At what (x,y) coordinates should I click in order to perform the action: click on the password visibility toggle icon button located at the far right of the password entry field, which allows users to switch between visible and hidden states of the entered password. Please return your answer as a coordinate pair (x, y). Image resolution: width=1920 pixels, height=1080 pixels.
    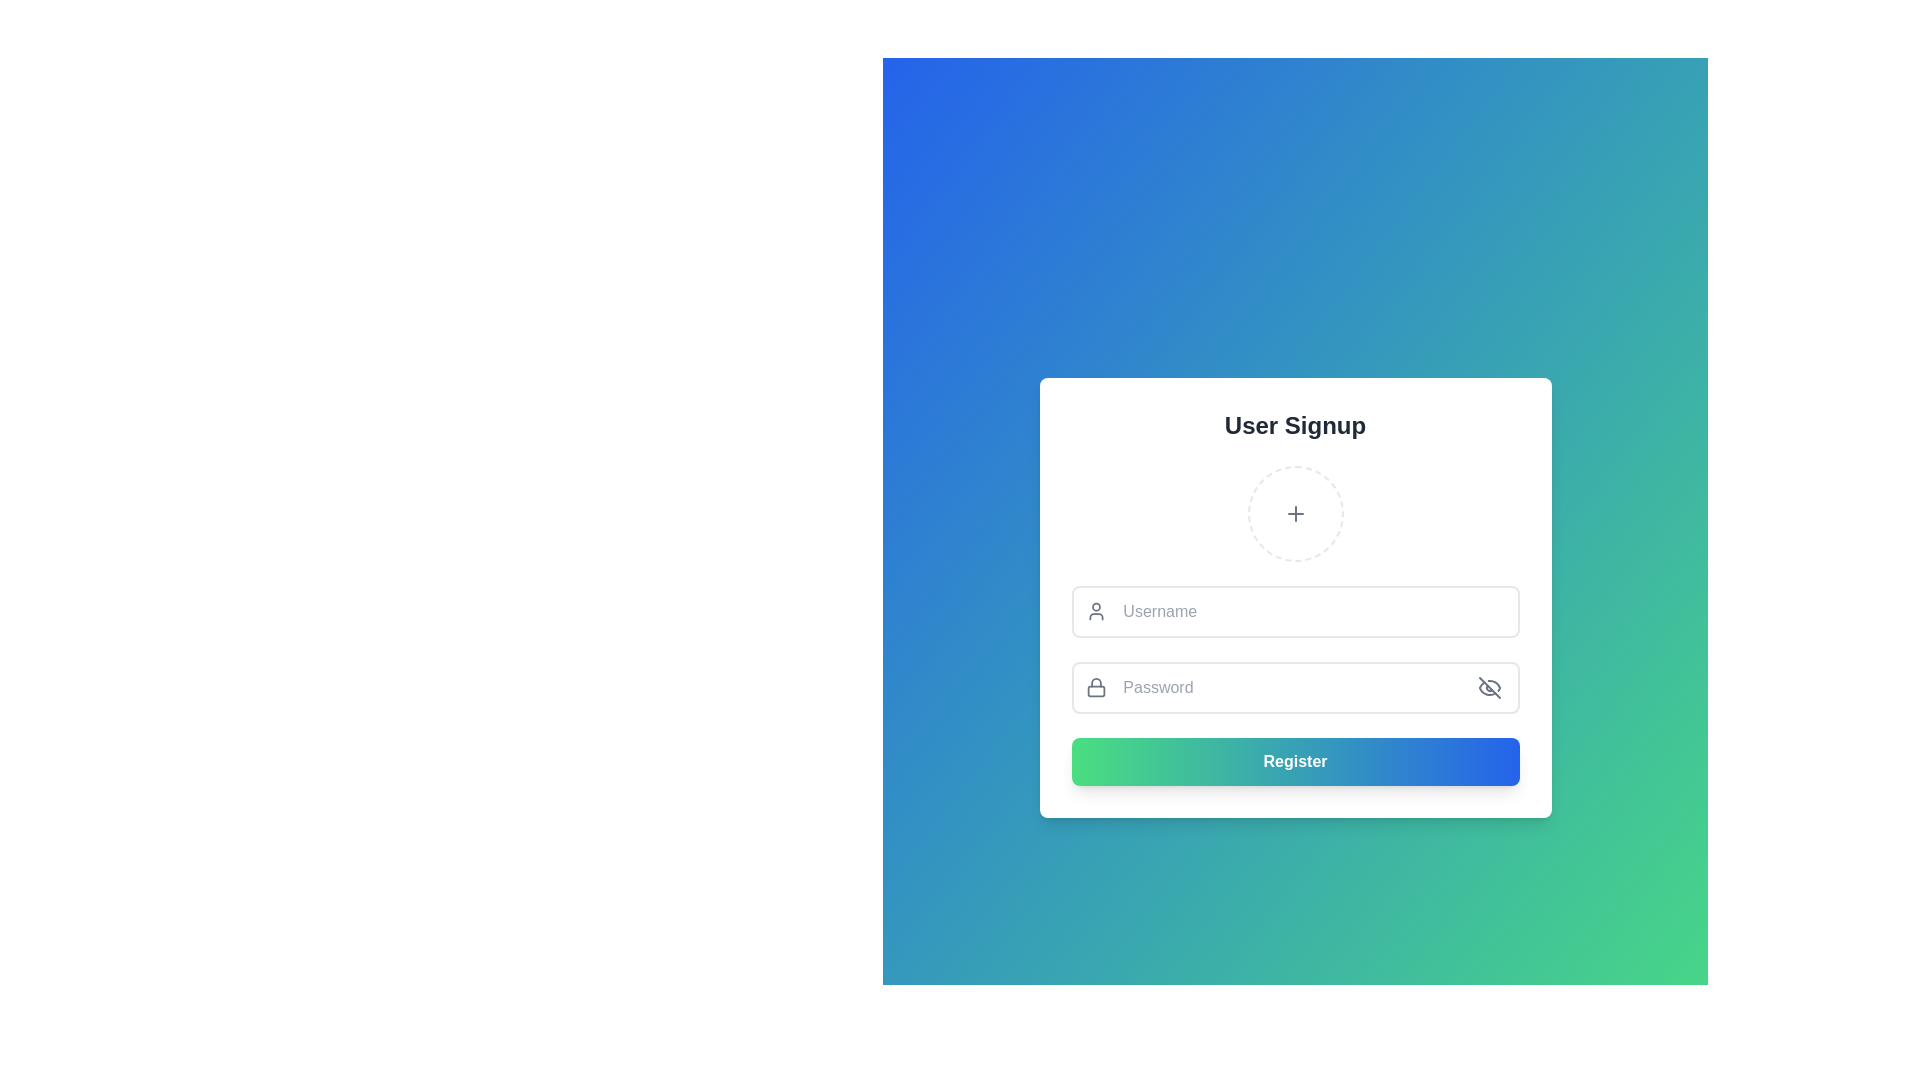
    Looking at the image, I should click on (1489, 686).